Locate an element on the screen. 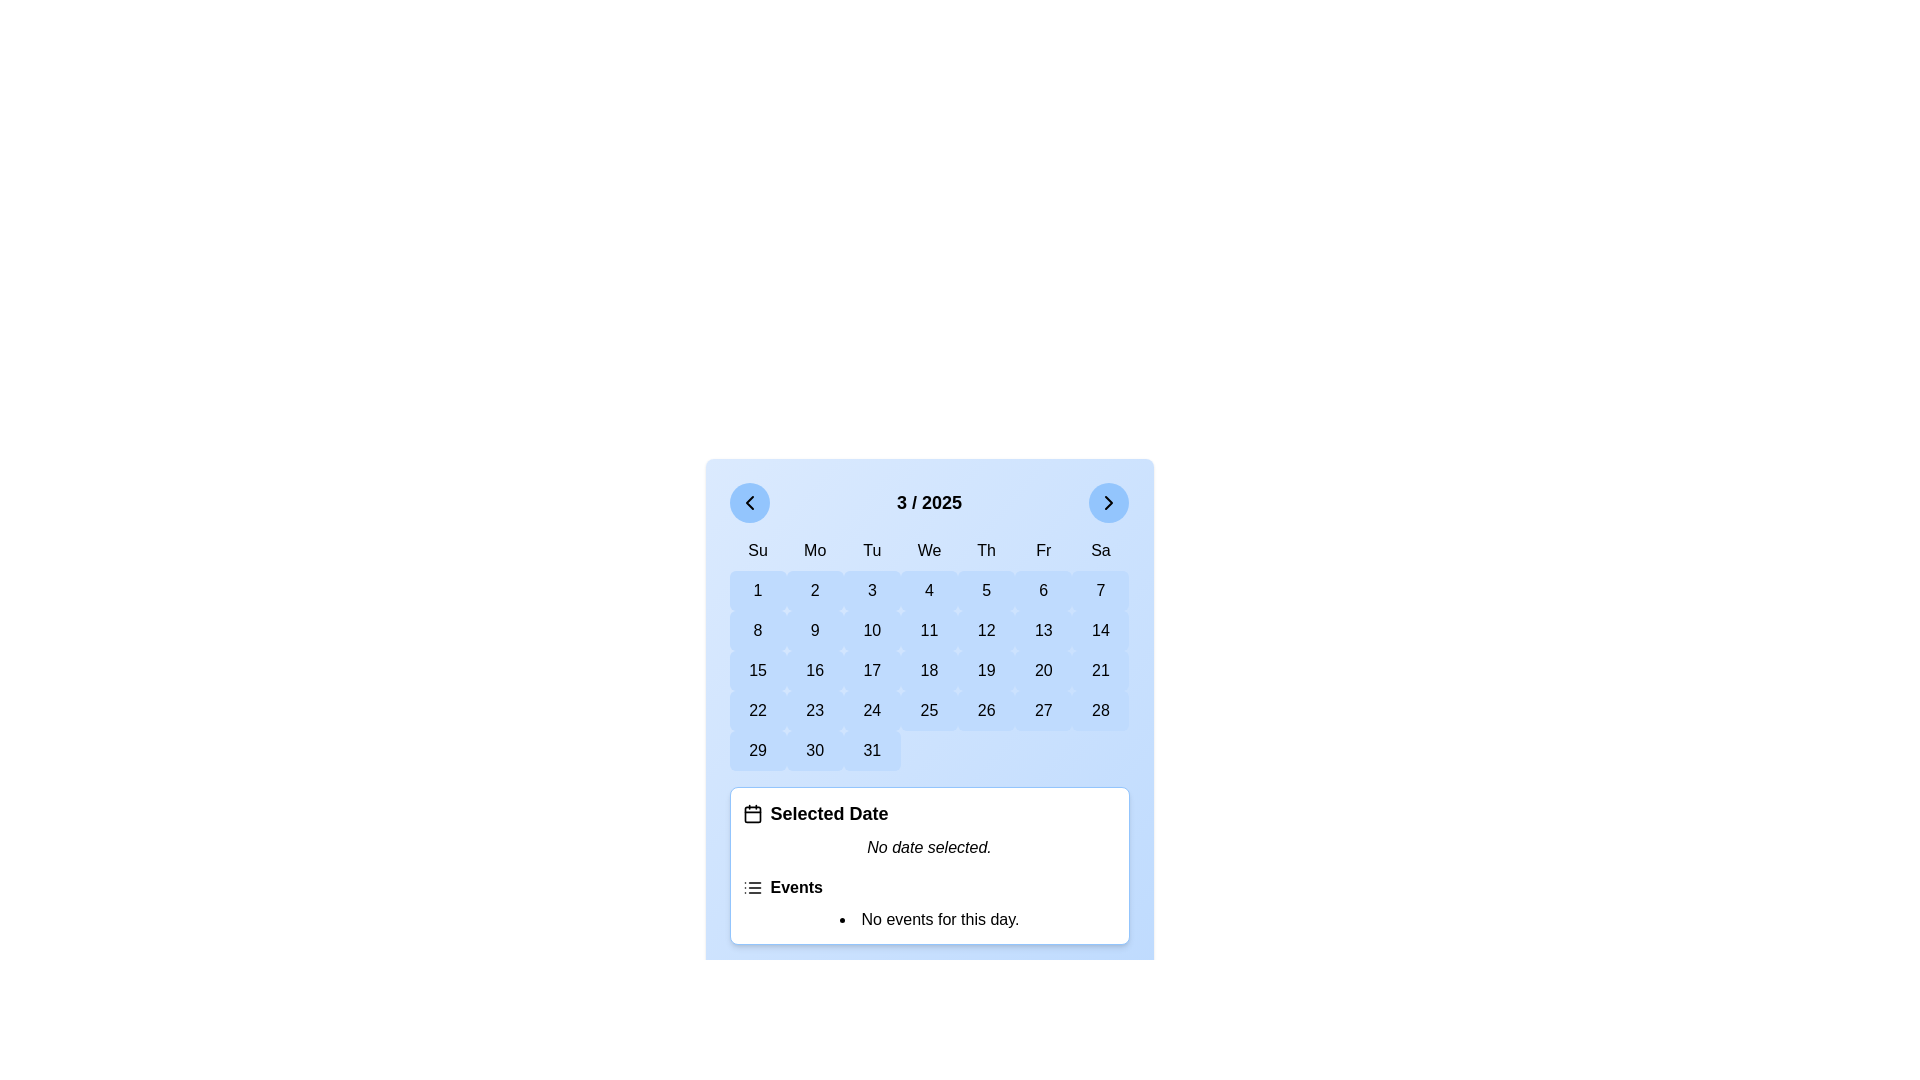 The height and width of the screenshot is (1080, 1920). the rounded rectangle background element of the SVG calendar icon is located at coordinates (751, 814).